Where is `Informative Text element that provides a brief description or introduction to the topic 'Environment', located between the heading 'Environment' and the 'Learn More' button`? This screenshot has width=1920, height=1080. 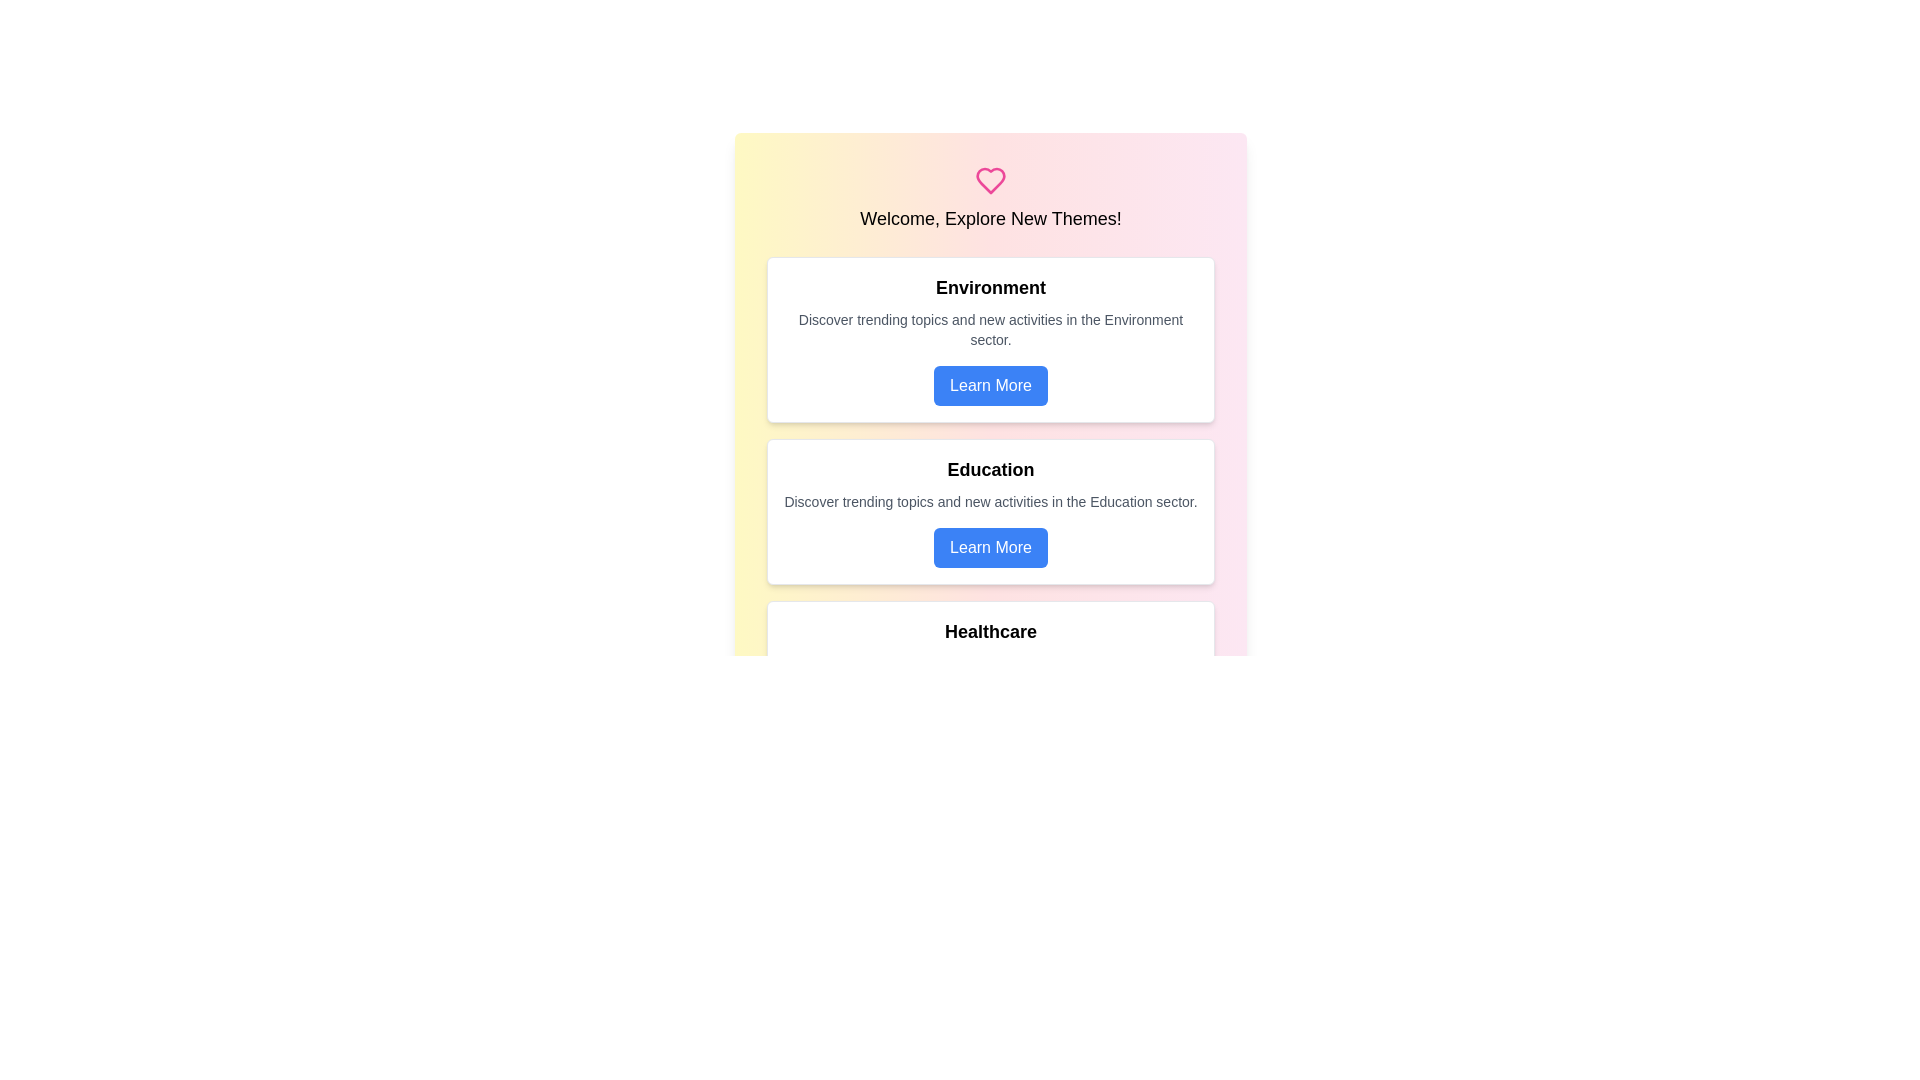
Informative Text element that provides a brief description or introduction to the topic 'Environment', located between the heading 'Environment' and the 'Learn More' button is located at coordinates (990, 329).